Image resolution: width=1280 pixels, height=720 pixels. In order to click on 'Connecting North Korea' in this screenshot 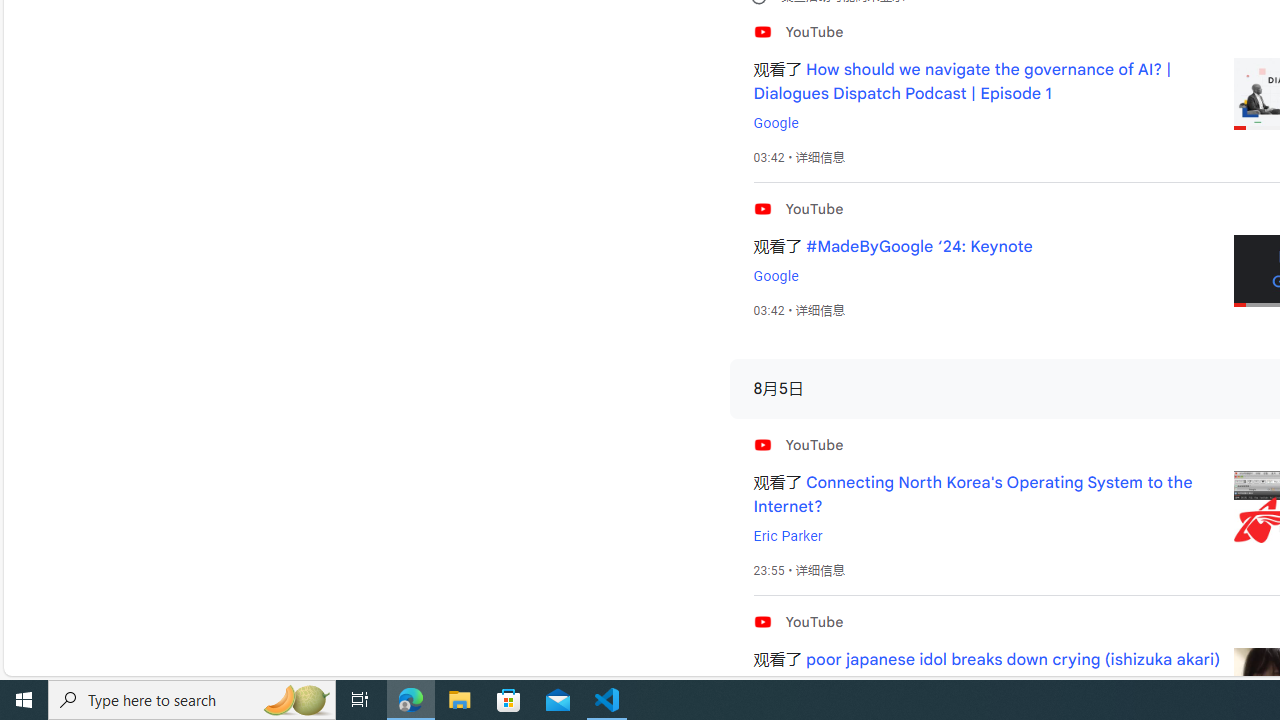, I will do `click(972, 495)`.